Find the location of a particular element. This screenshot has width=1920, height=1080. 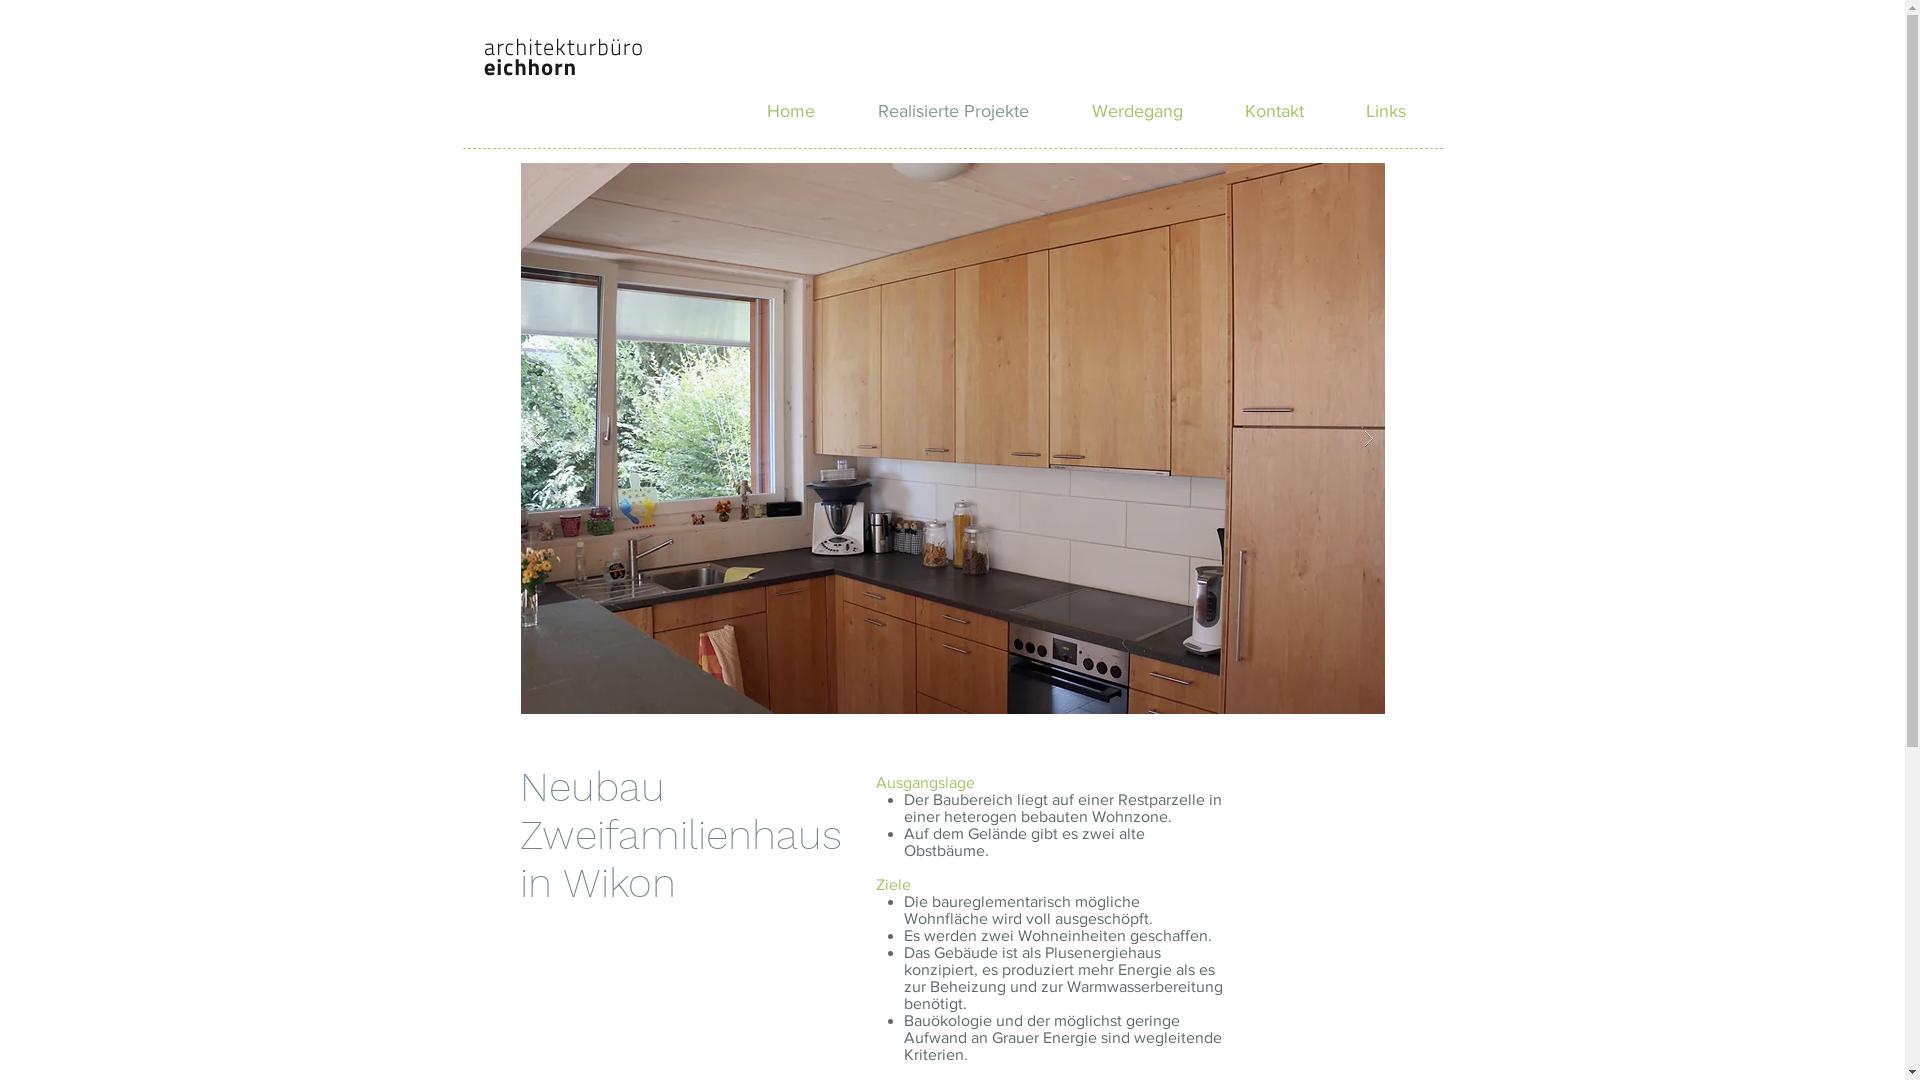

'Realisierte Projekte' is located at coordinates (952, 111).